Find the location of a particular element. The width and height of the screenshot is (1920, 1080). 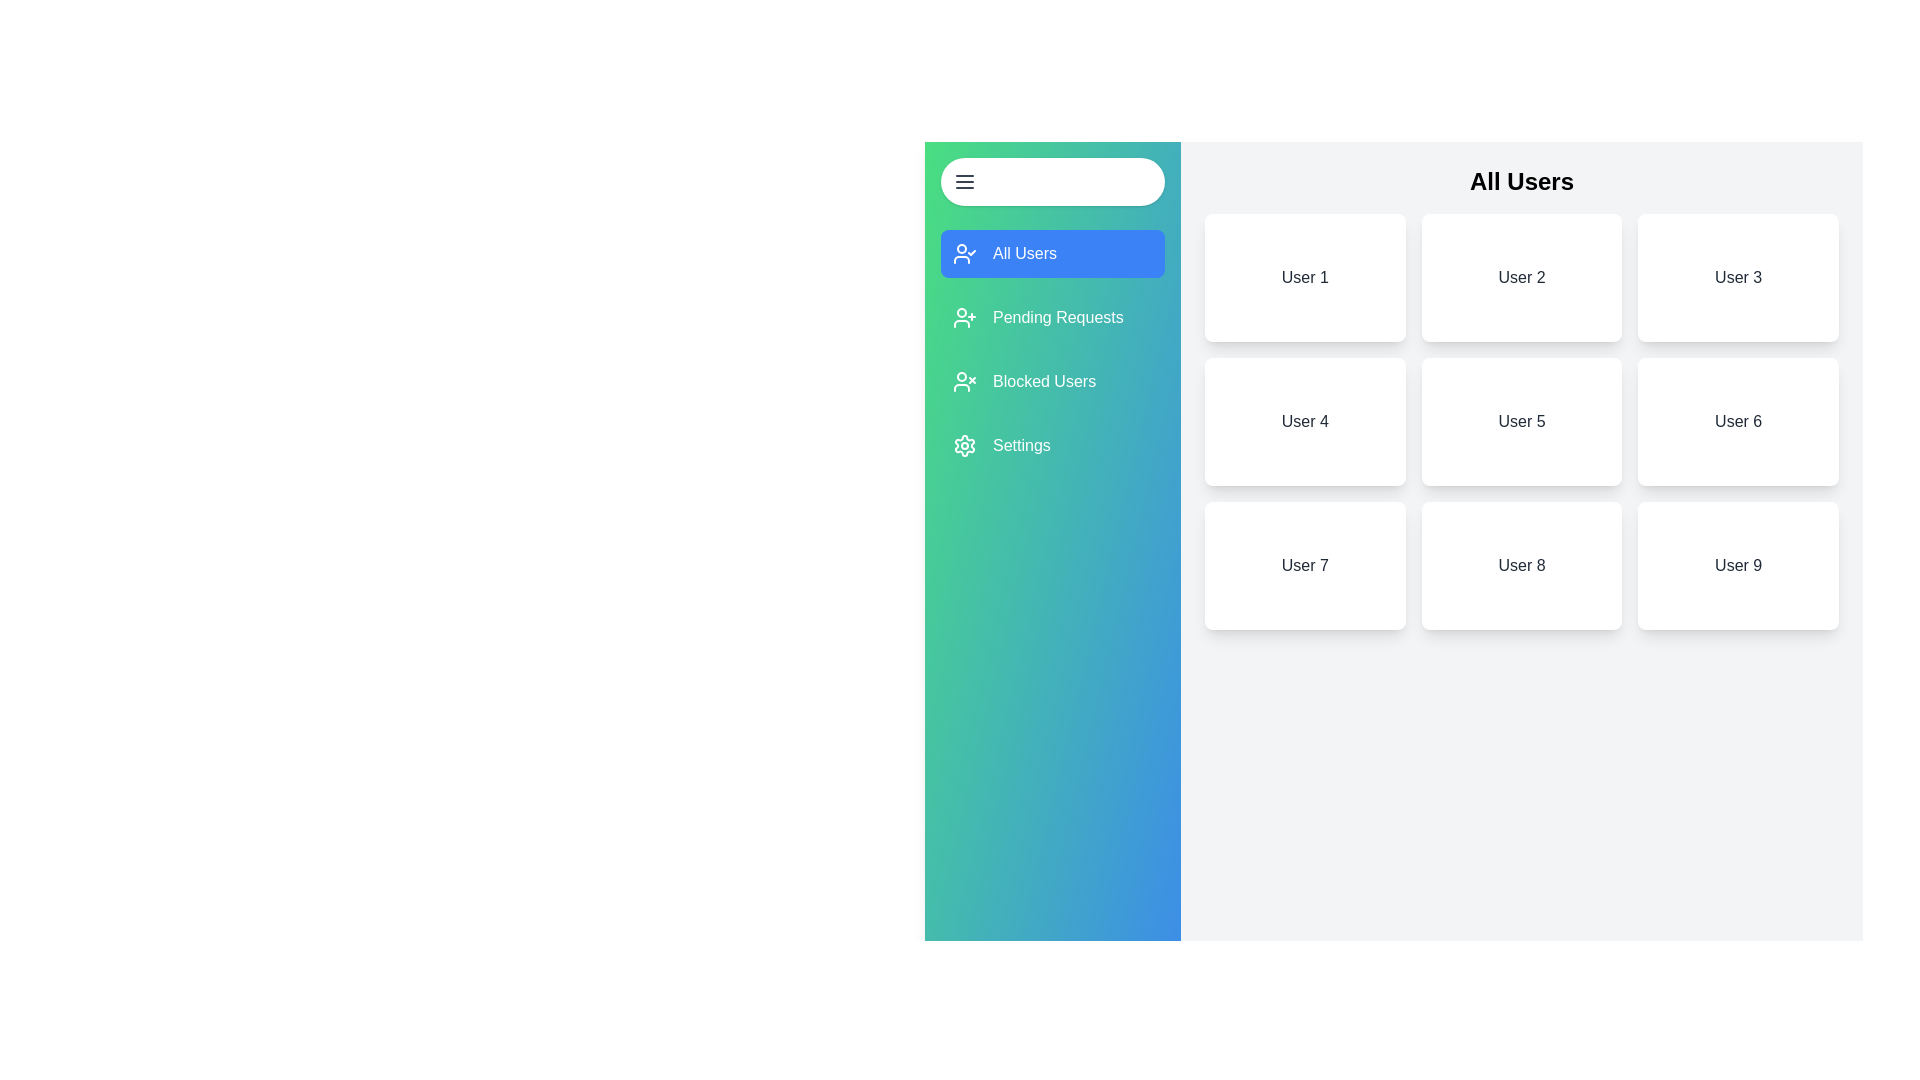

the section Blocked Users from the drawer menu is located at coordinates (1051, 381).